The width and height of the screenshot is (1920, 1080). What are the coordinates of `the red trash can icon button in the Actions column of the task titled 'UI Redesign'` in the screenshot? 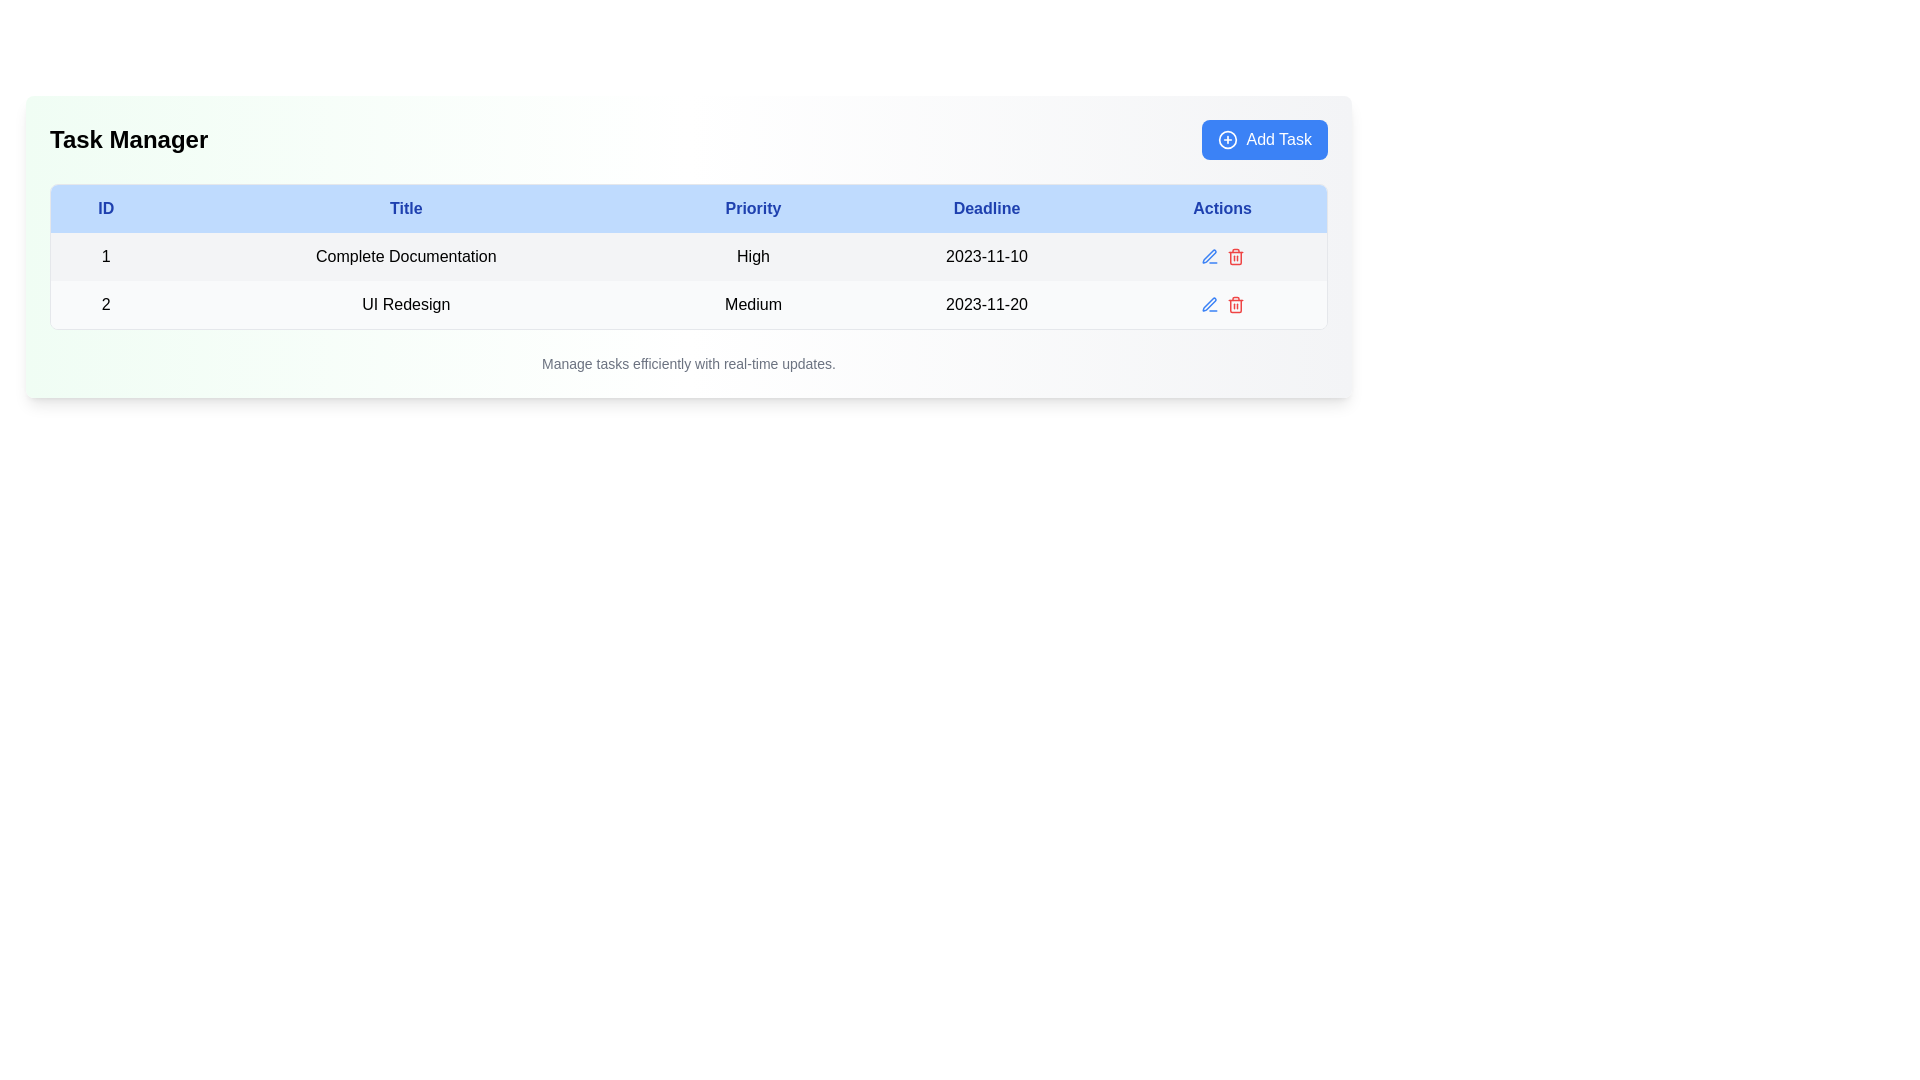 It's located at (1234, 256).